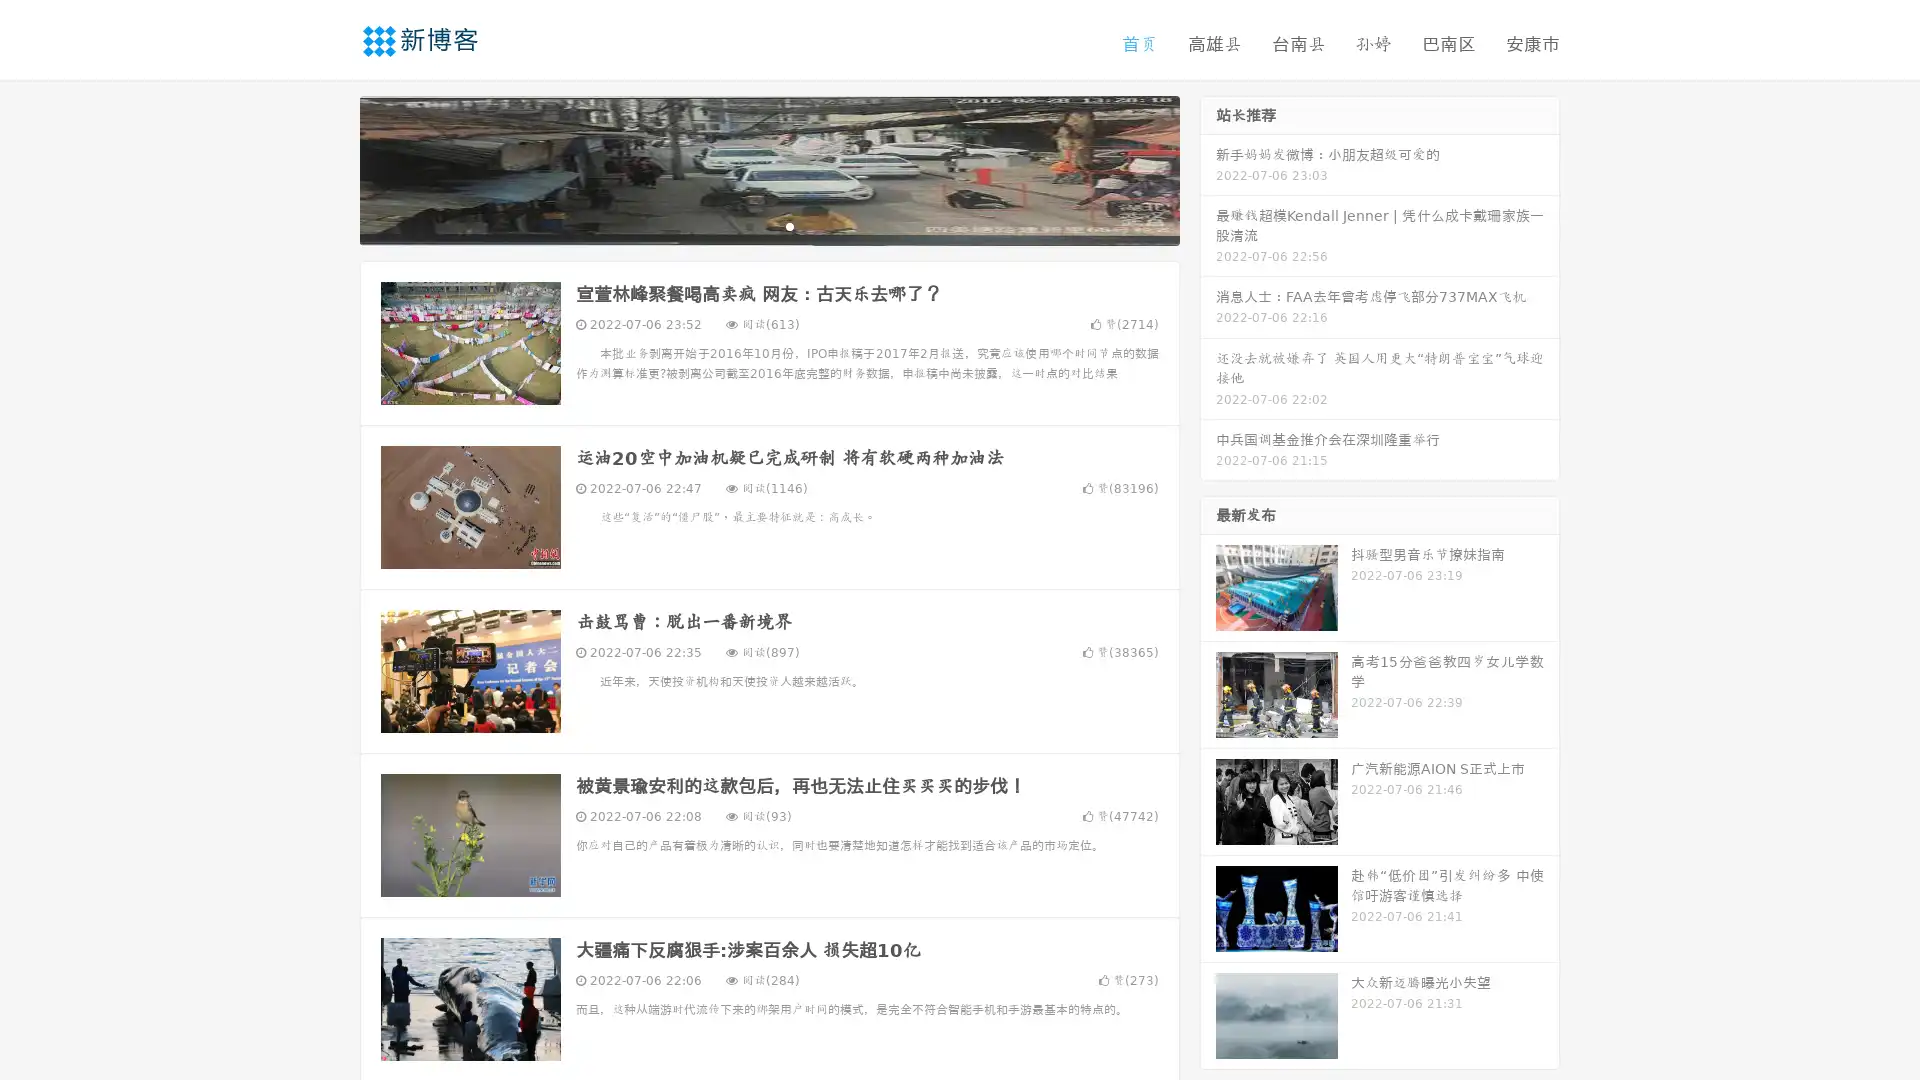  I want to click on Go to slide 2, so click(768, 225).